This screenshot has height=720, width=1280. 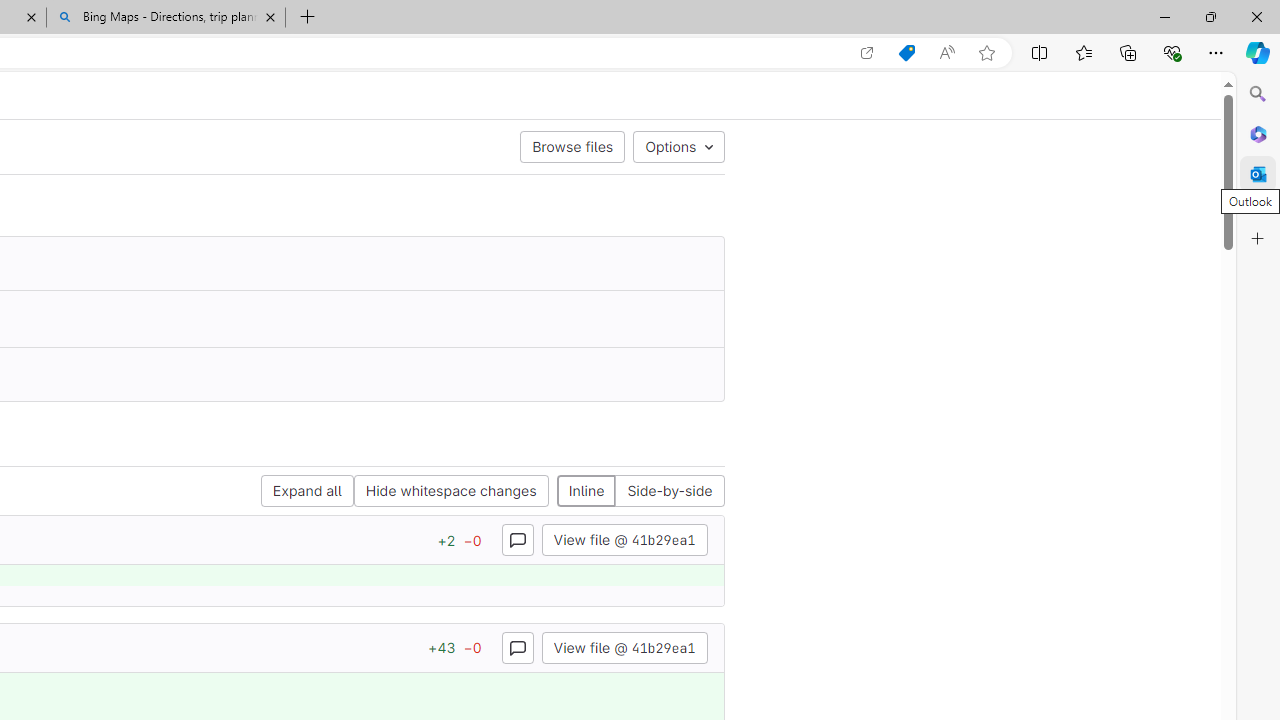 I want to click on 'Hide whitespace changes', so click(x=450, y=491).